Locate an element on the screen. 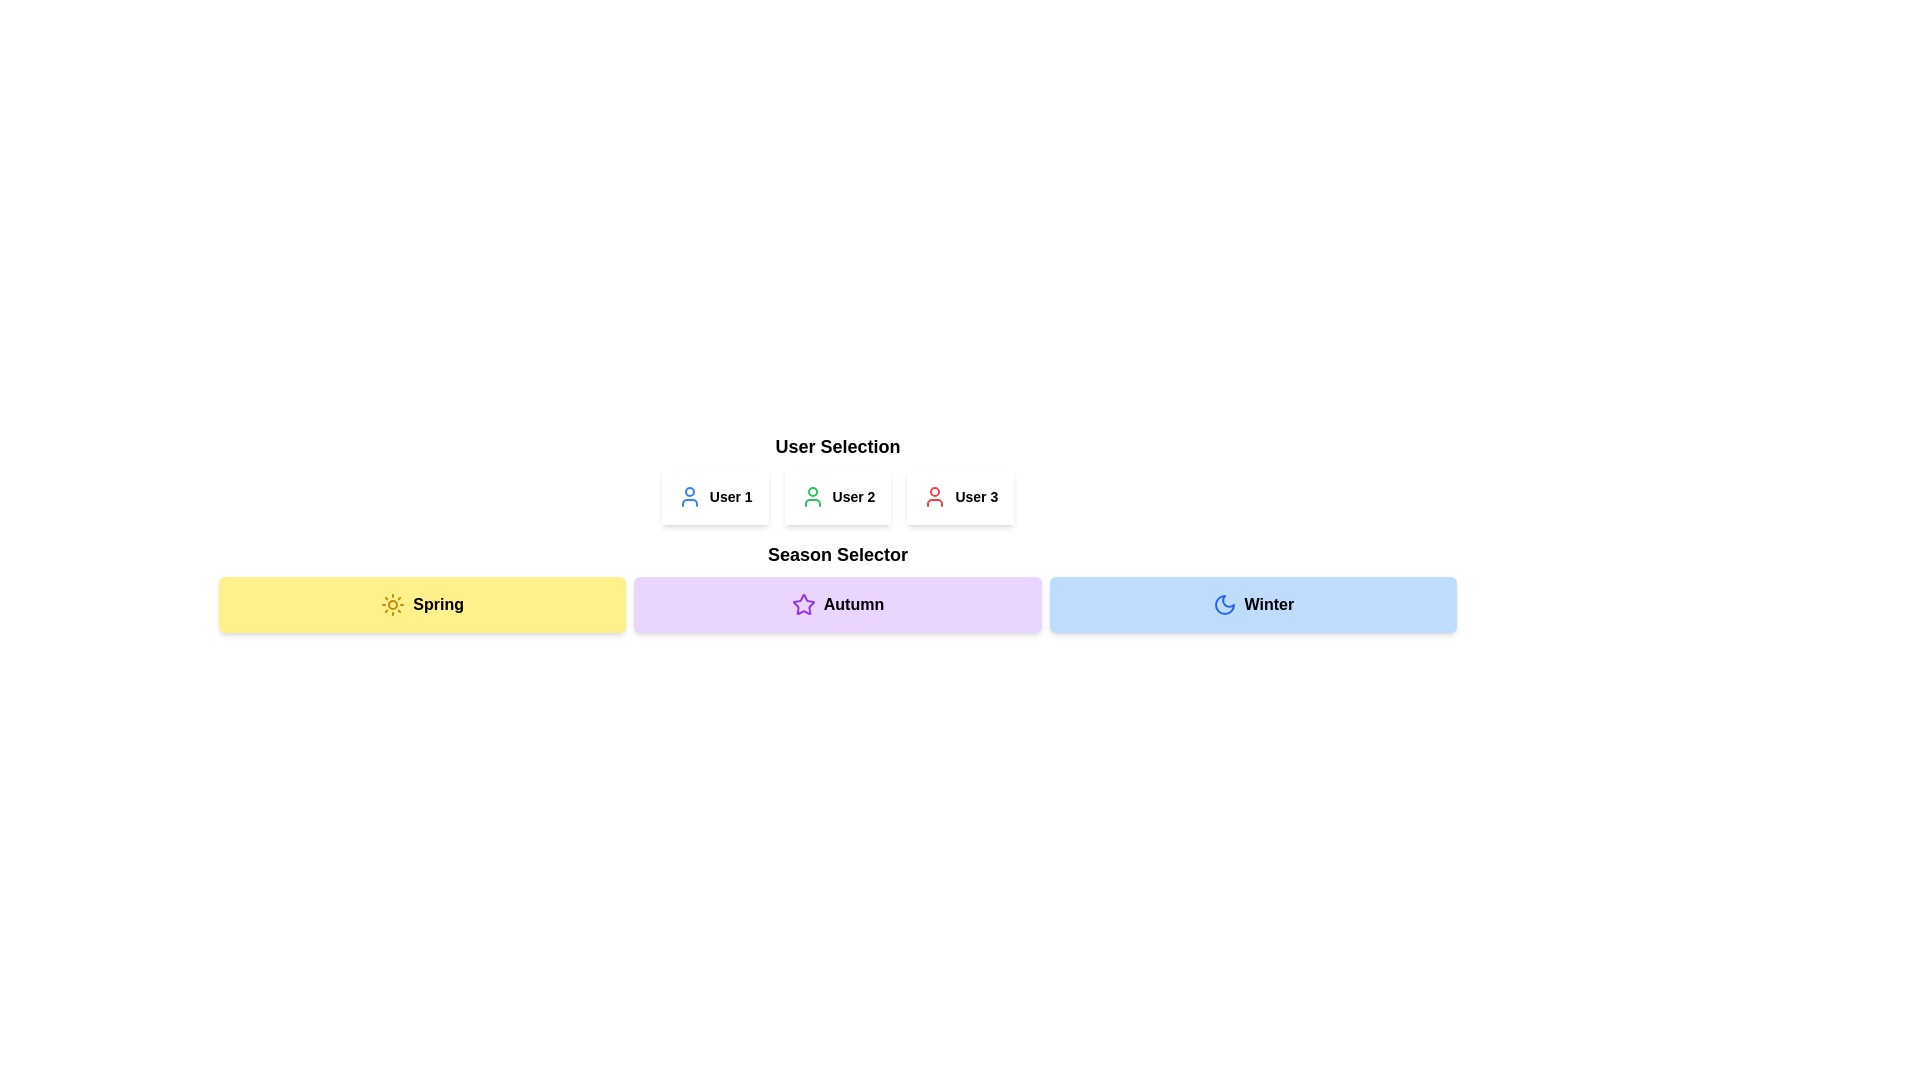 The height and width of the screenshot is (1080, 1920). the 'Winter' button, which is a rectangular button with rounded corners, featuring a moon icon on the left and bold text on the right, to visually highlight it is located at coordinates (1252, 604).